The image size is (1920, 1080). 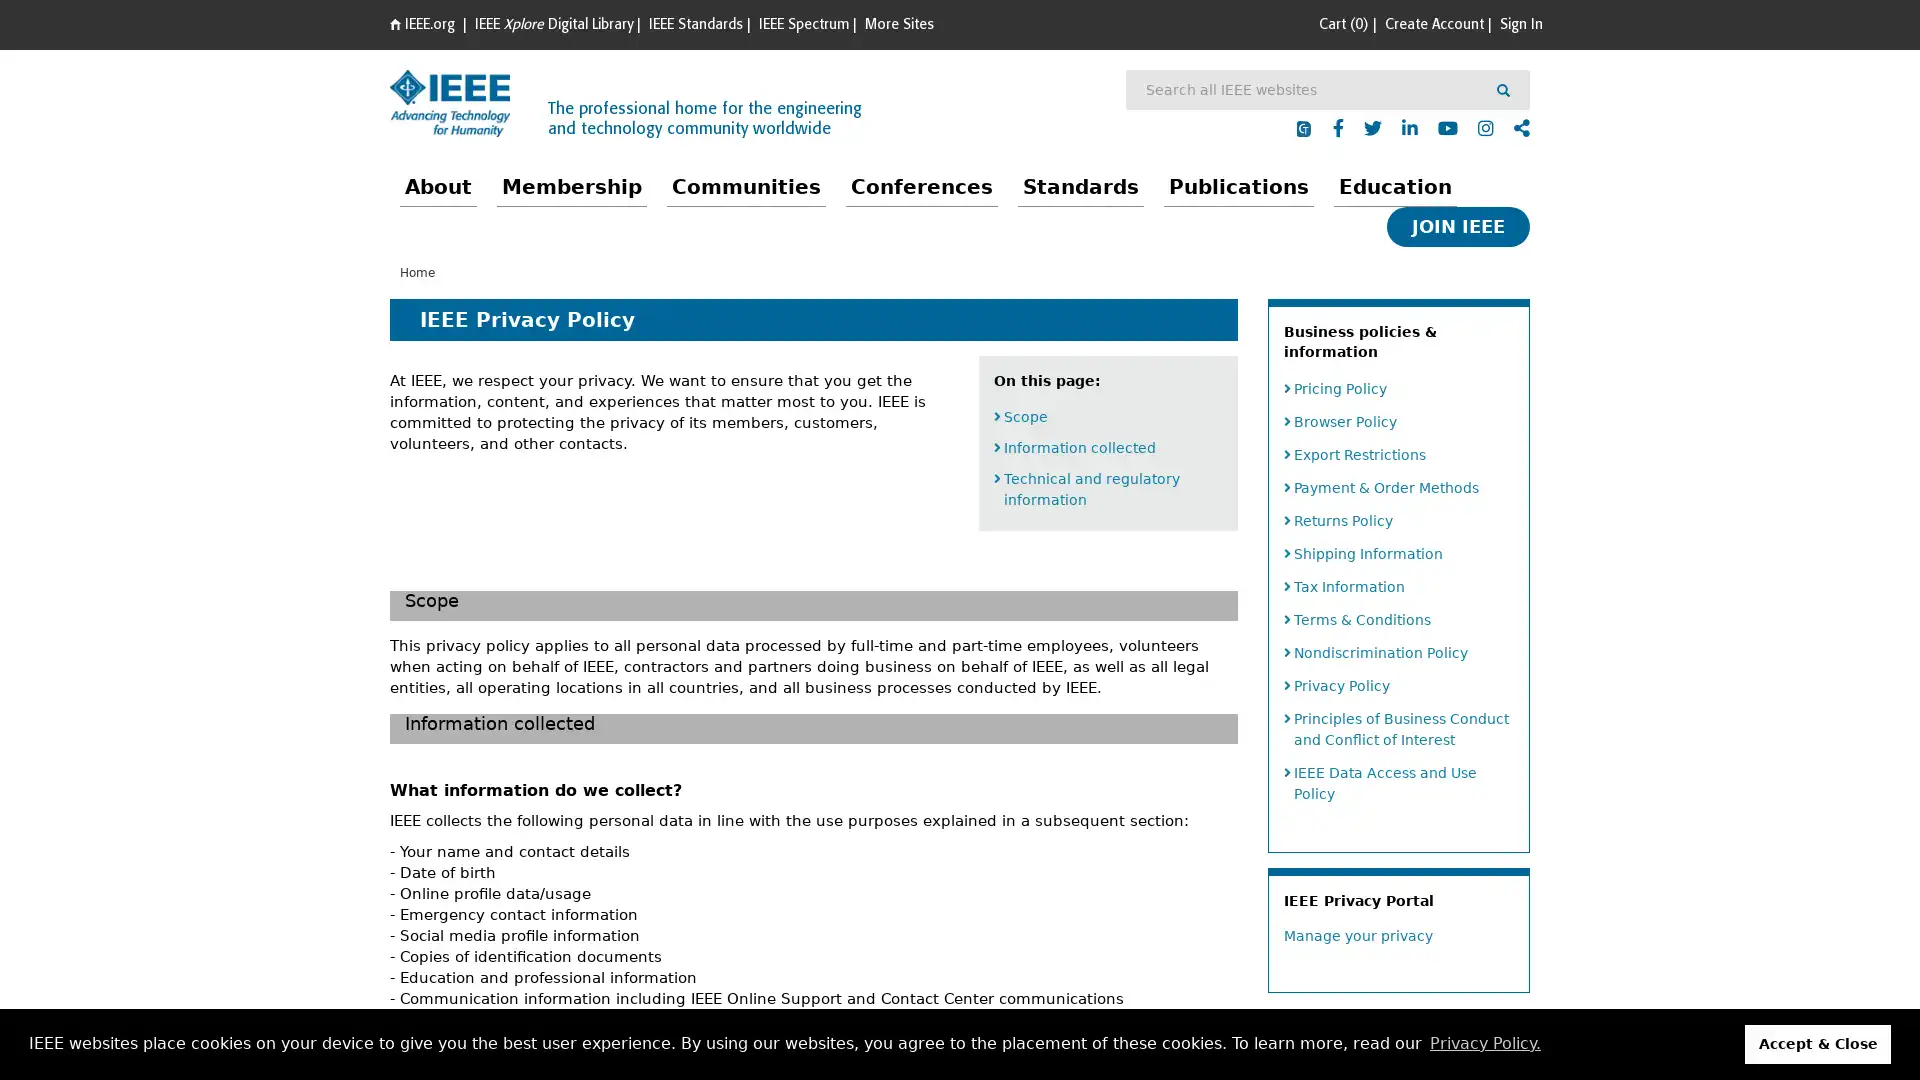 What do you see at coordinates (1484, 1043) in the screenshot?
I see `learn more about cookies` at bounding box center [1484, 1043].